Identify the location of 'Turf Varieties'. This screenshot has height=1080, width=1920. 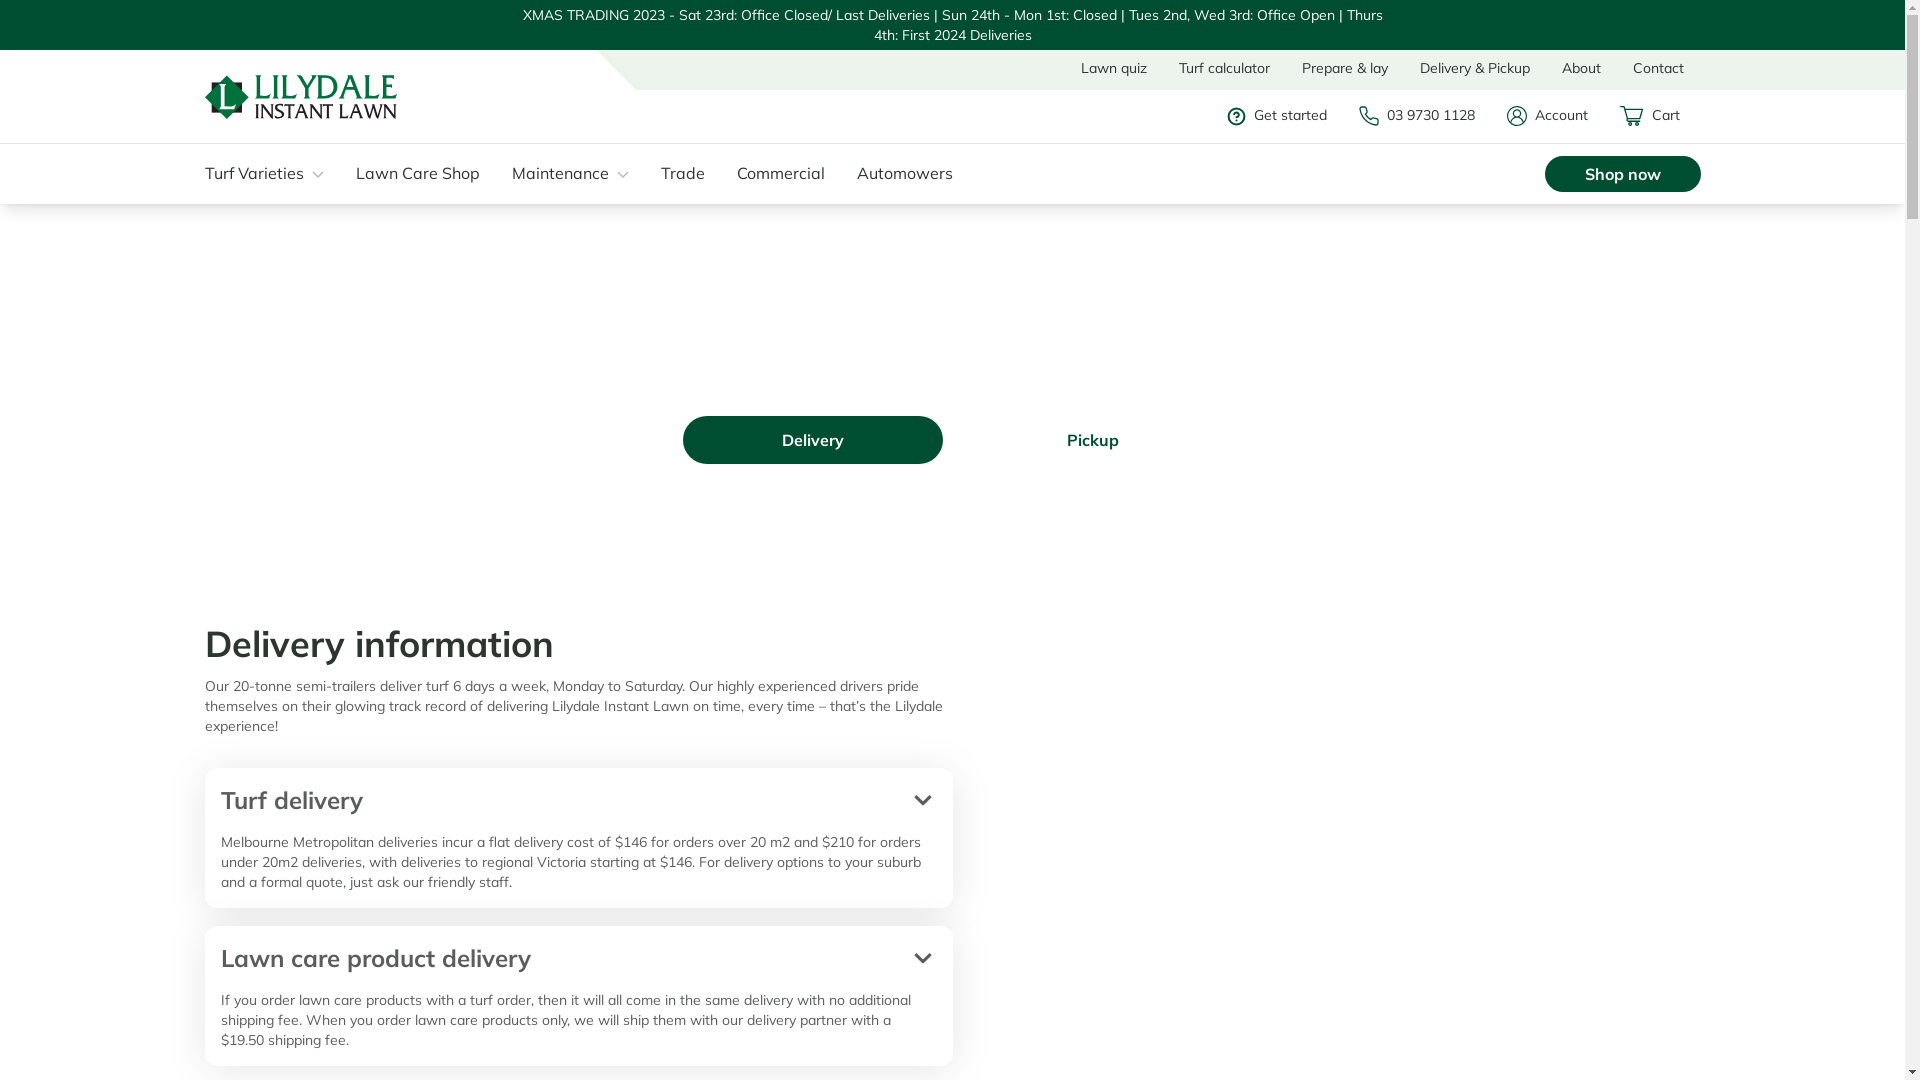
(203, 172).